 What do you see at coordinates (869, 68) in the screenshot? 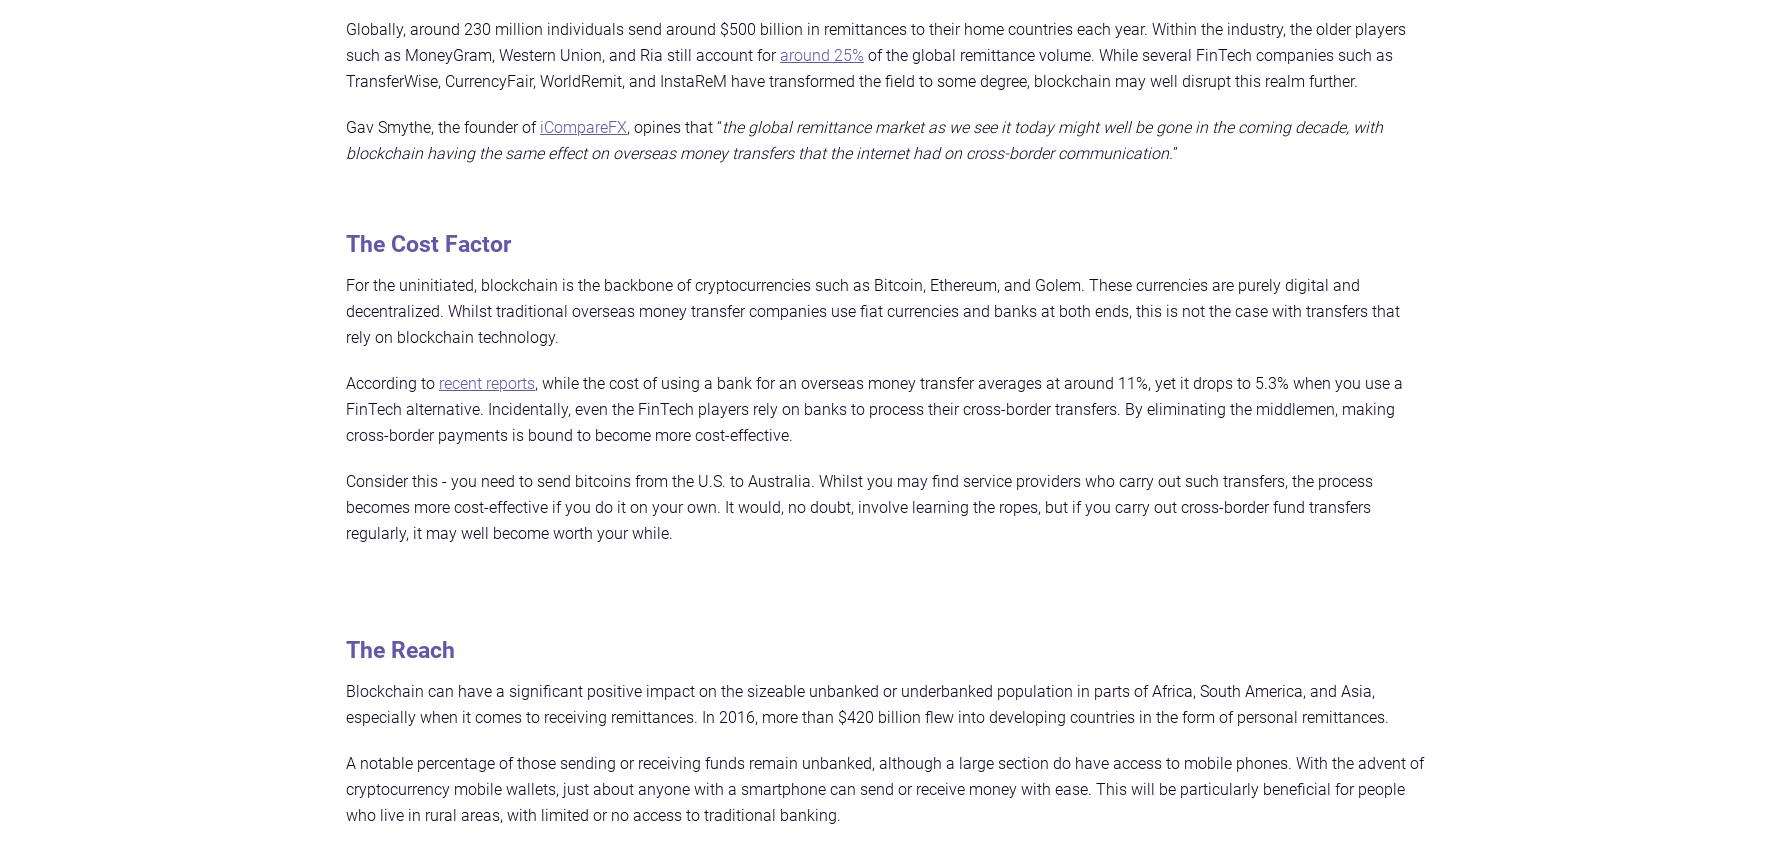
I see `'of the global remittance volume. While several FinTech companies such as TransferWise, CurrencyFair, WorldRemit, and InstaReM have transformed the field to some degree, blockchain may well disrupt this realm further.'` at bounding box center [869, 68].